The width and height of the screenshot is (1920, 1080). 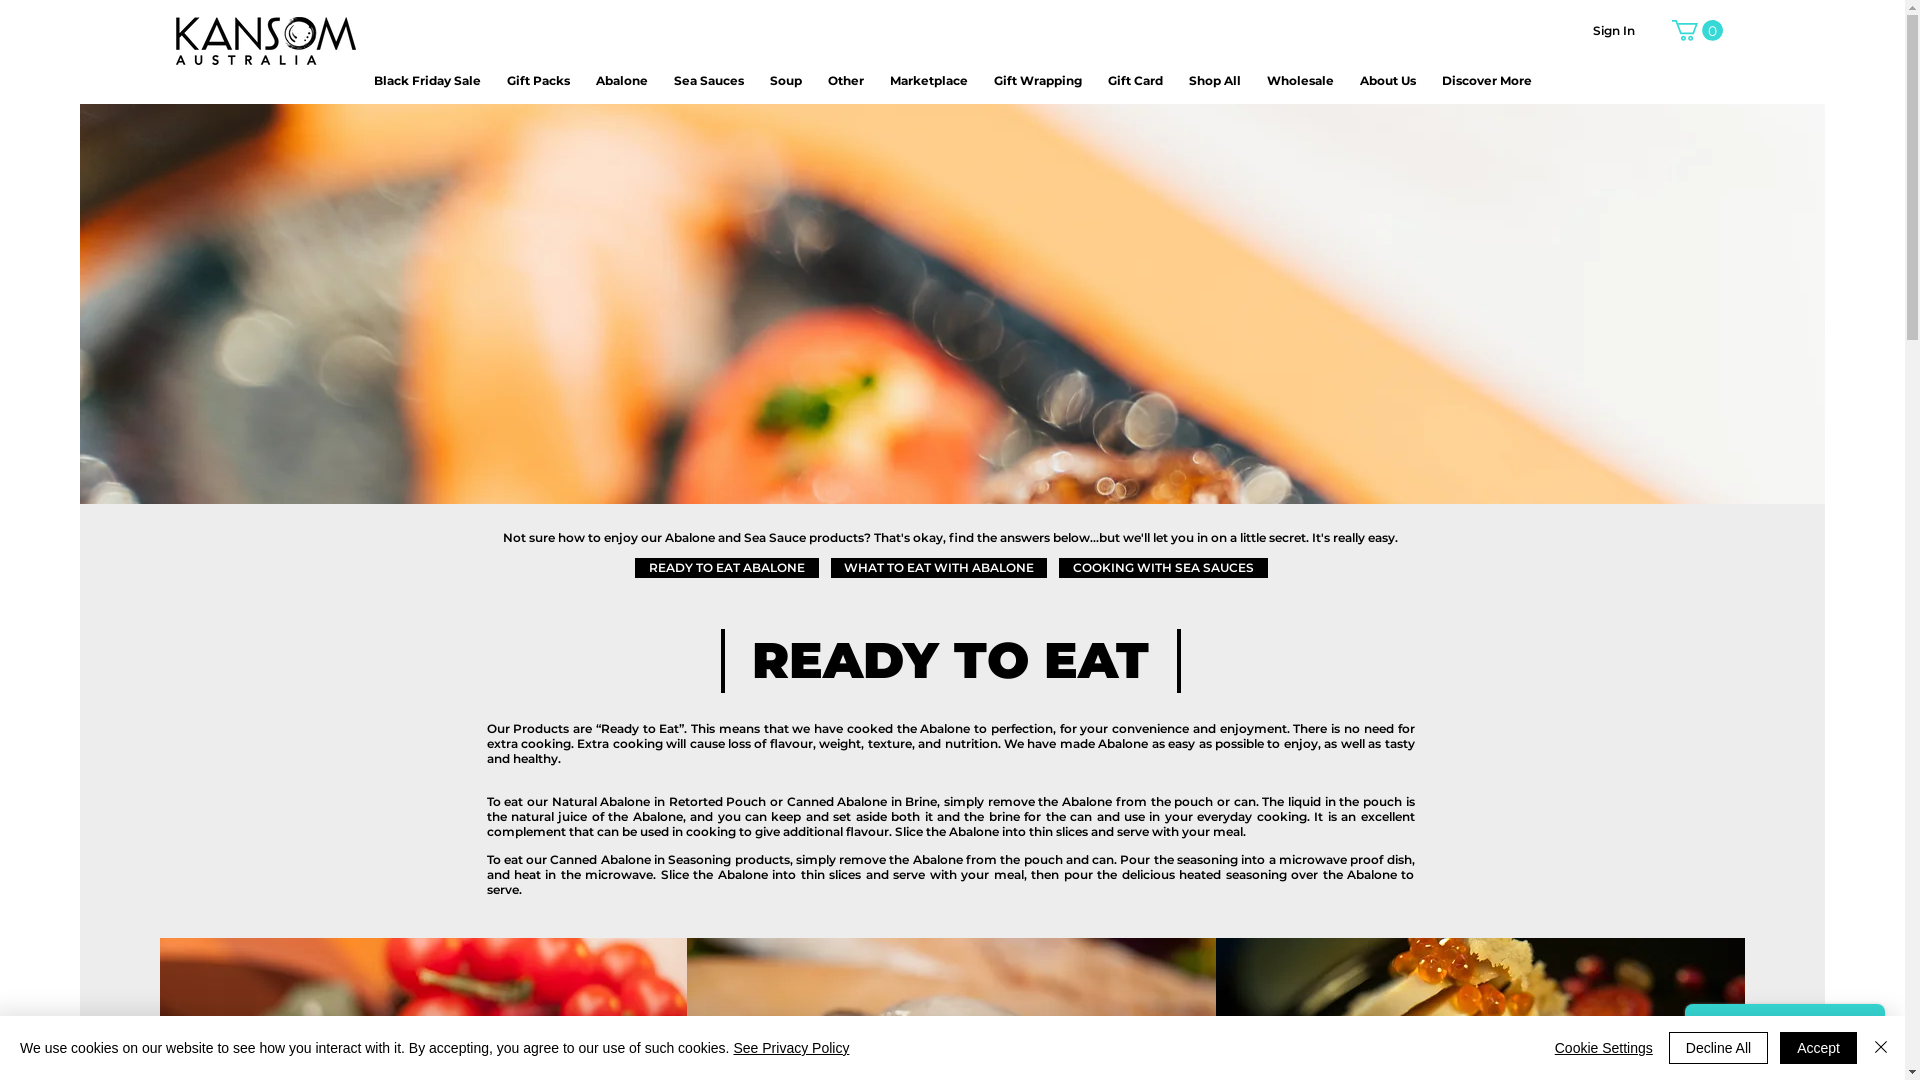 What do you see at coordinates (1135, 79) in the screenshot?
I see `'Gift Card'` at bounding box center [1135, 79].